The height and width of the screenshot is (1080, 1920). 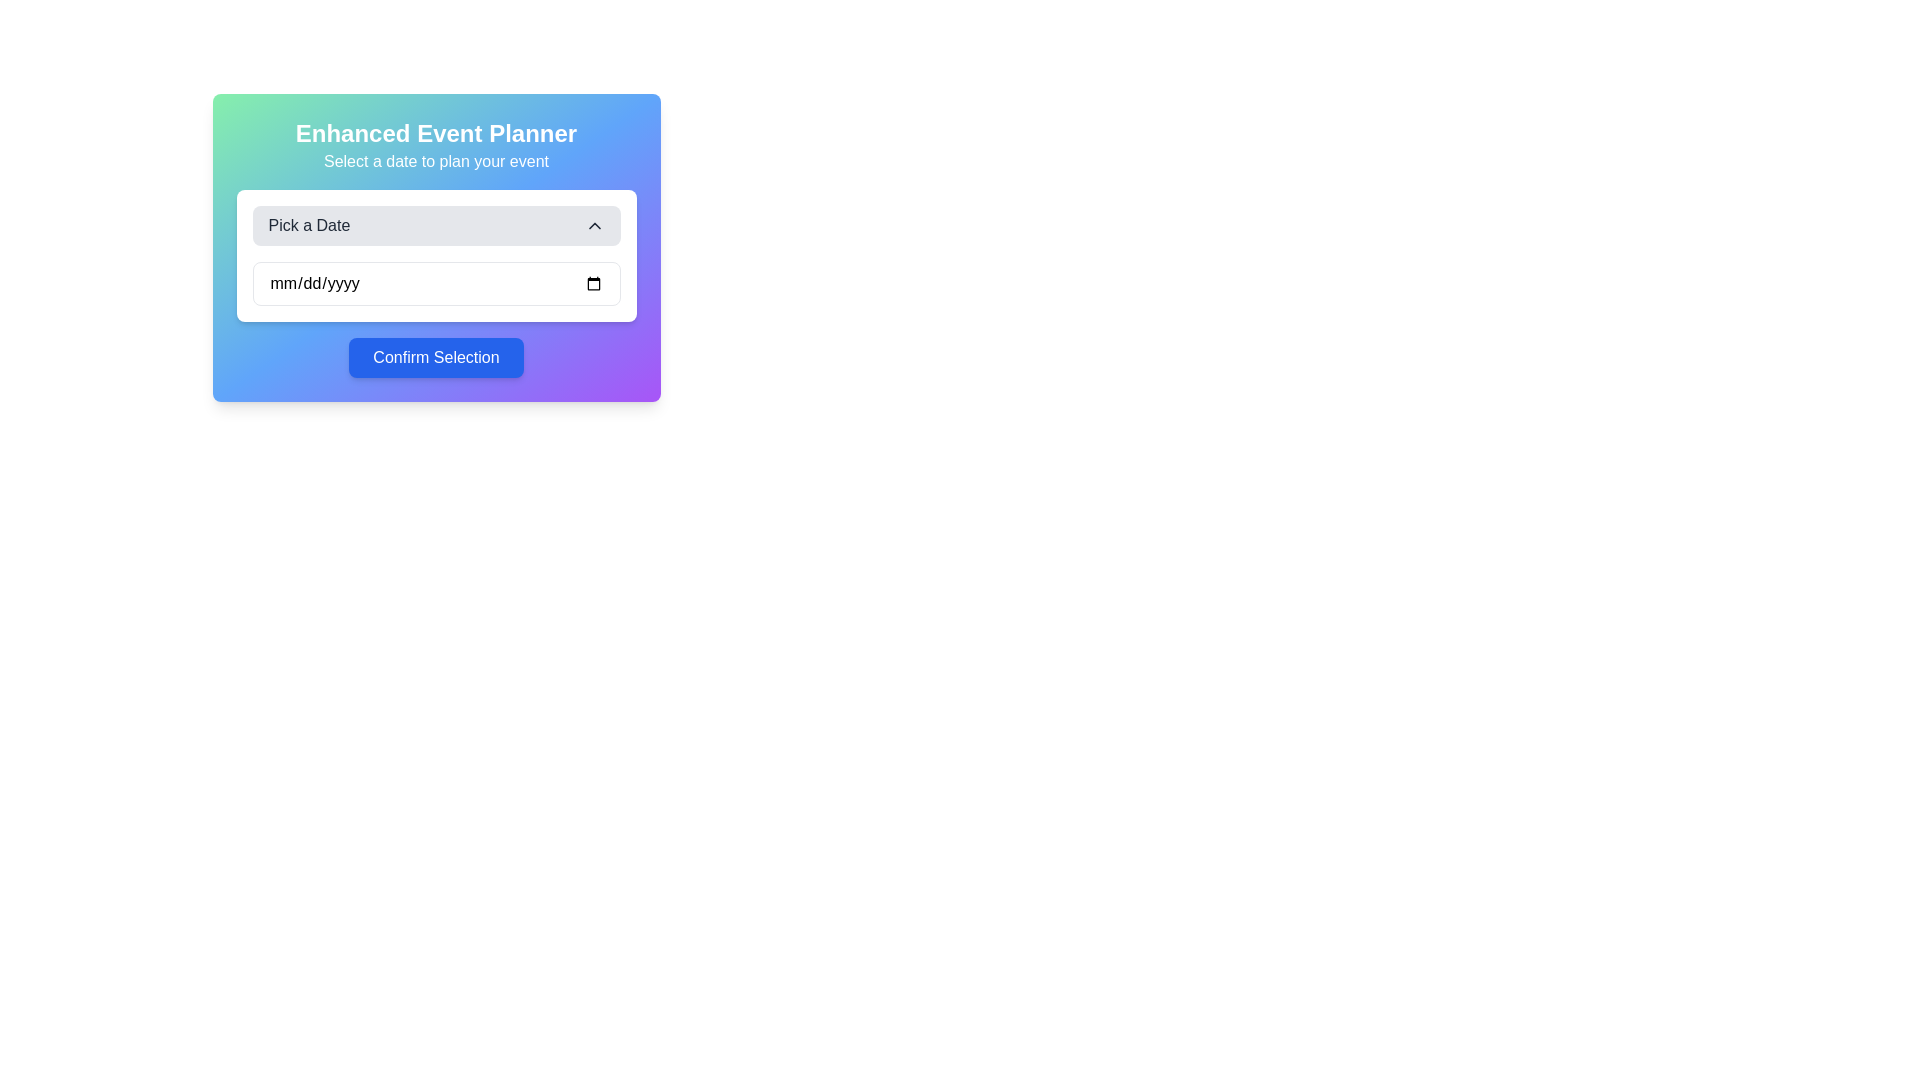 What do you see at coordinates (435, 161) in the screenshot?
I see `the instructional text label located beneath 'Enhanced Event Planner', which guides the user on selecting a date for an event` at bounding box center [435, 161].